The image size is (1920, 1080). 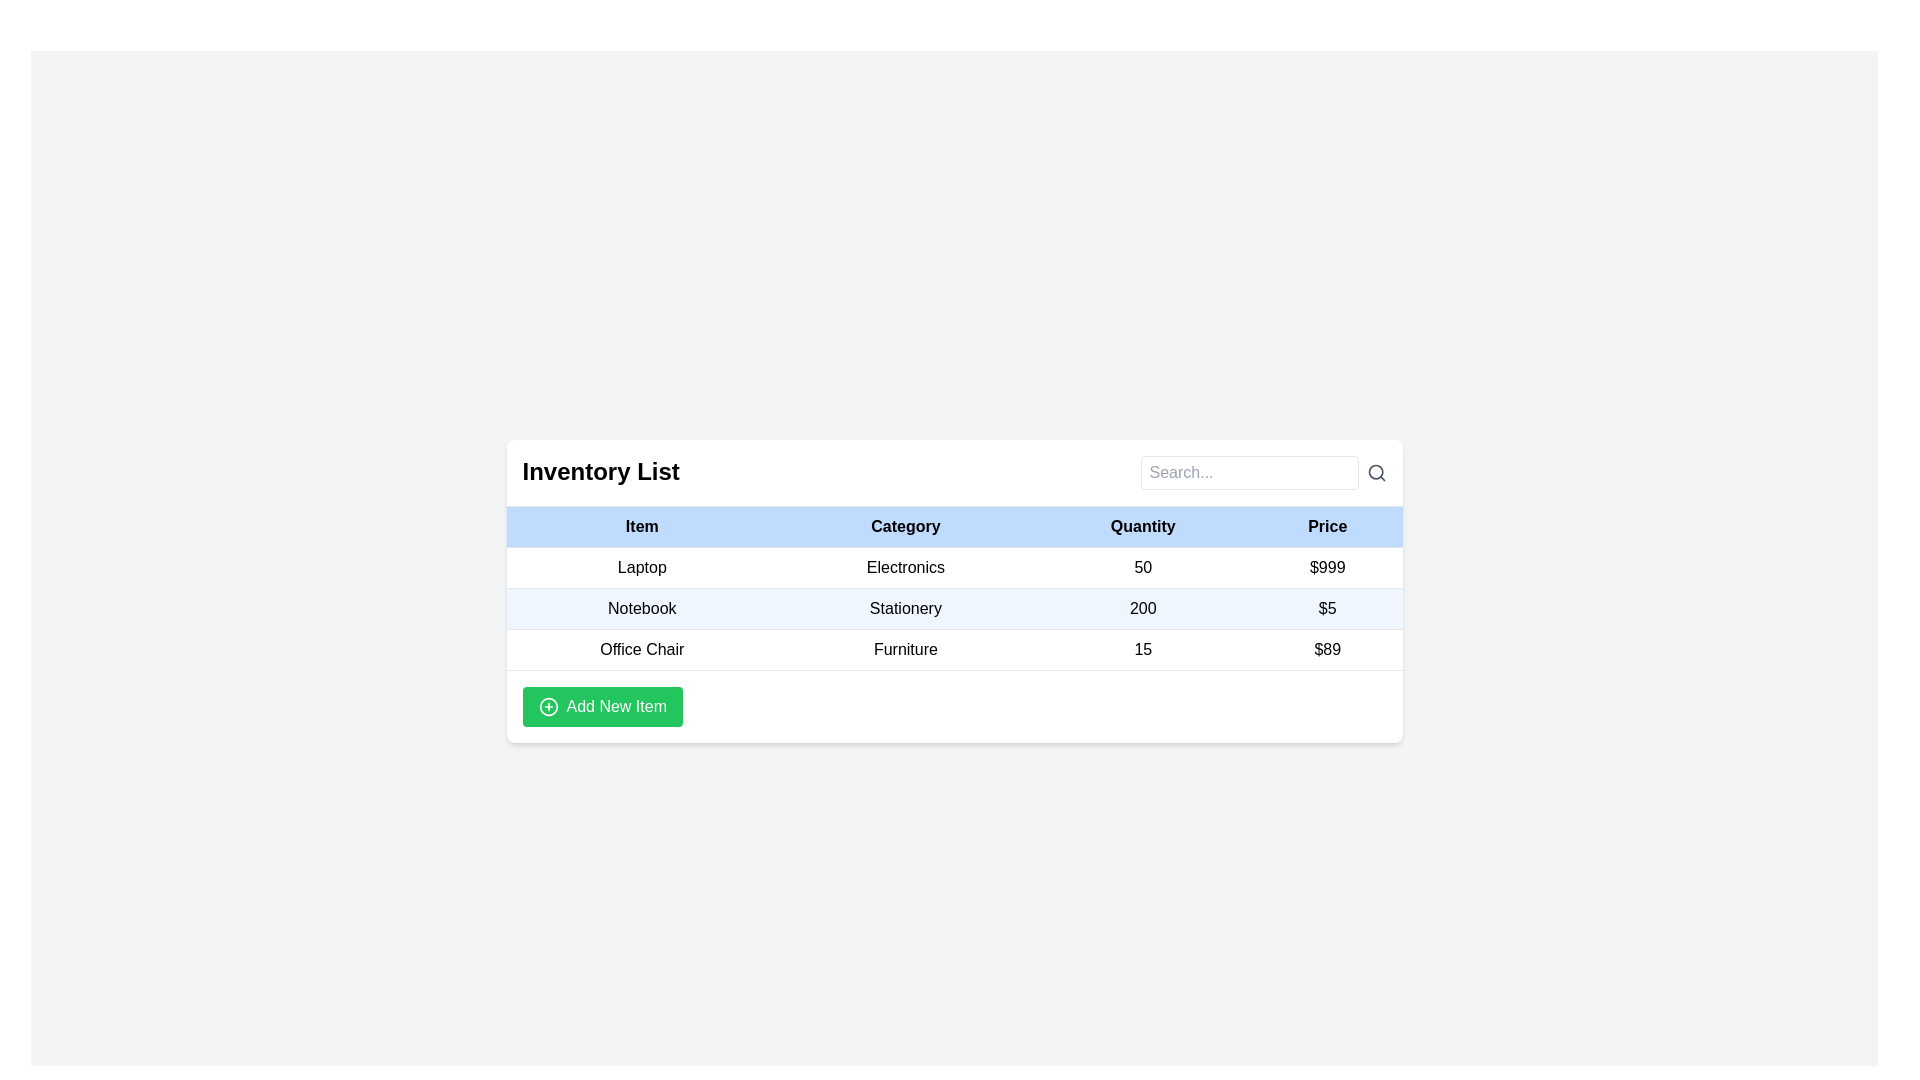 What do you see at coordinates (904, 525) in the screenshot?
I see `the 'Category' text header in the table, which is displayed in bold black font on a light blue background and is positioned between the 'Item' and 'Quantity' headers` at bounding box center [904, 525].